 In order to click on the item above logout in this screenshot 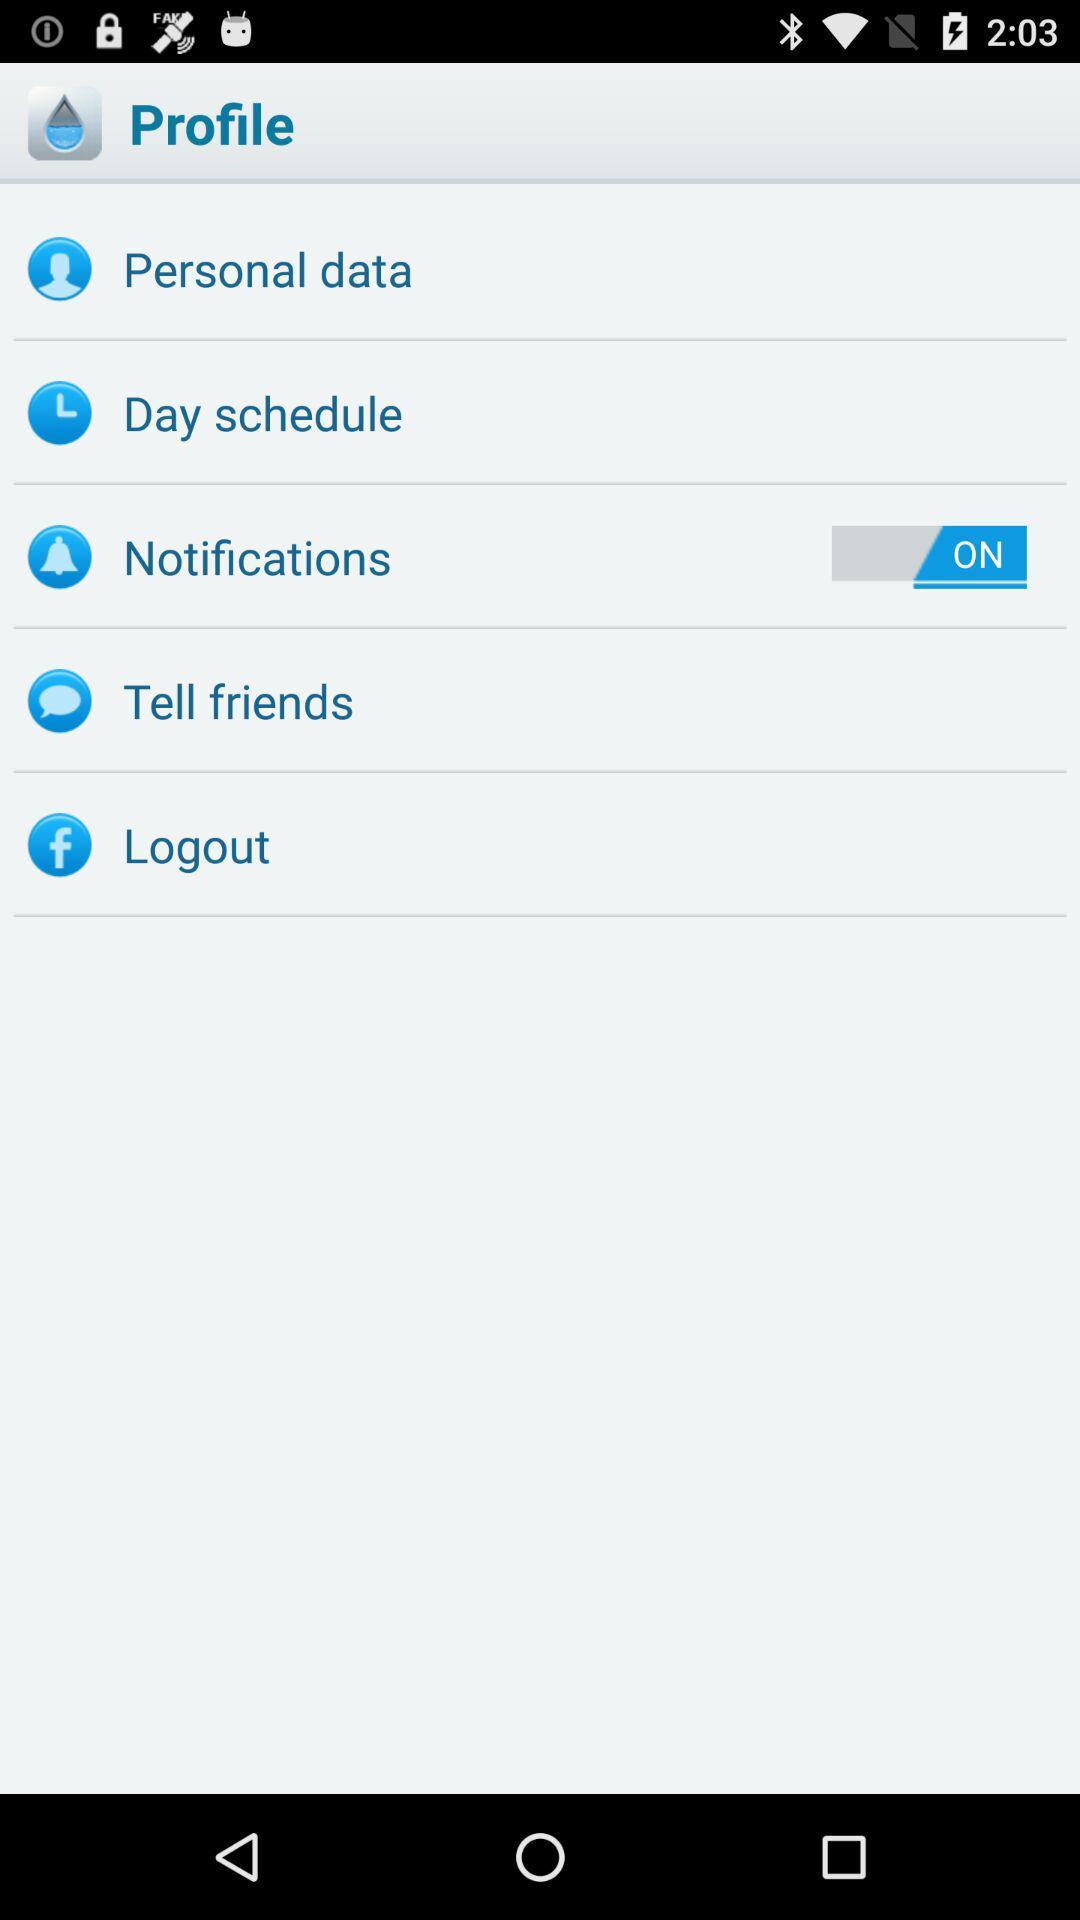, I will do `click(540, 701)`.